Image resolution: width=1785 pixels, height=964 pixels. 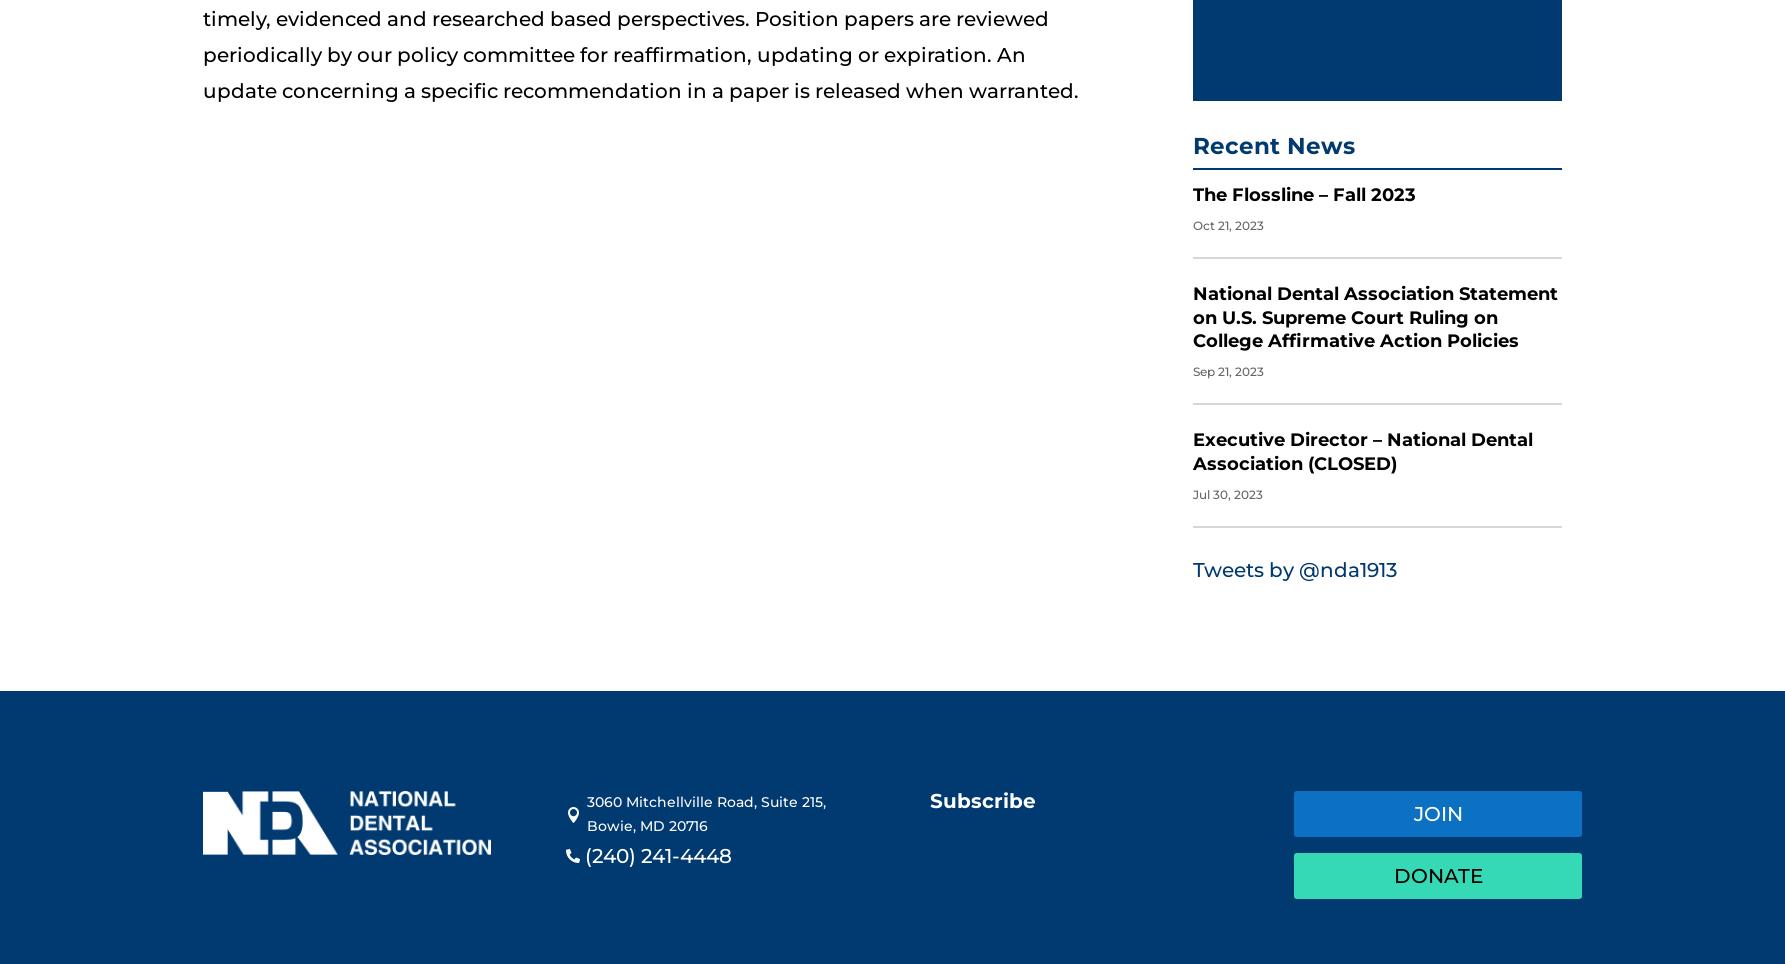 What do you see at coordinates (1436, 794) in the screenshot?
I see `'Join'` at bounding box center [1436, 794].